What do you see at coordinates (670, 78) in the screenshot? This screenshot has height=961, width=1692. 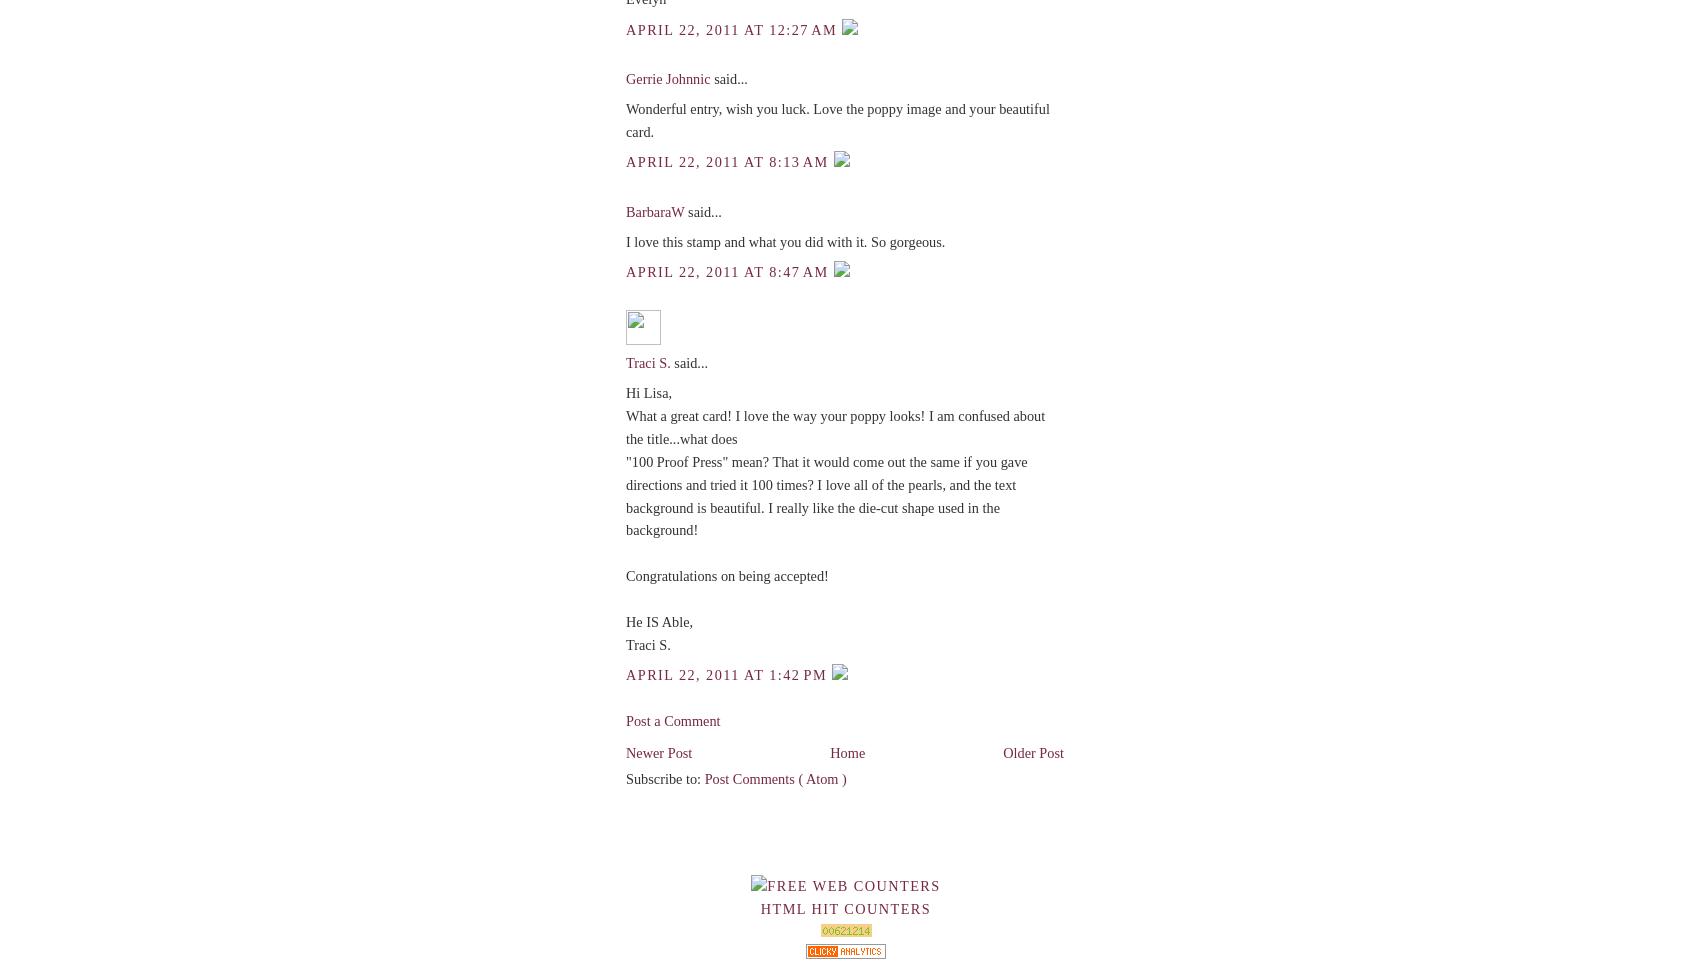 I see `'Gerrie Johnnic'` at bounding box center [670, 78].